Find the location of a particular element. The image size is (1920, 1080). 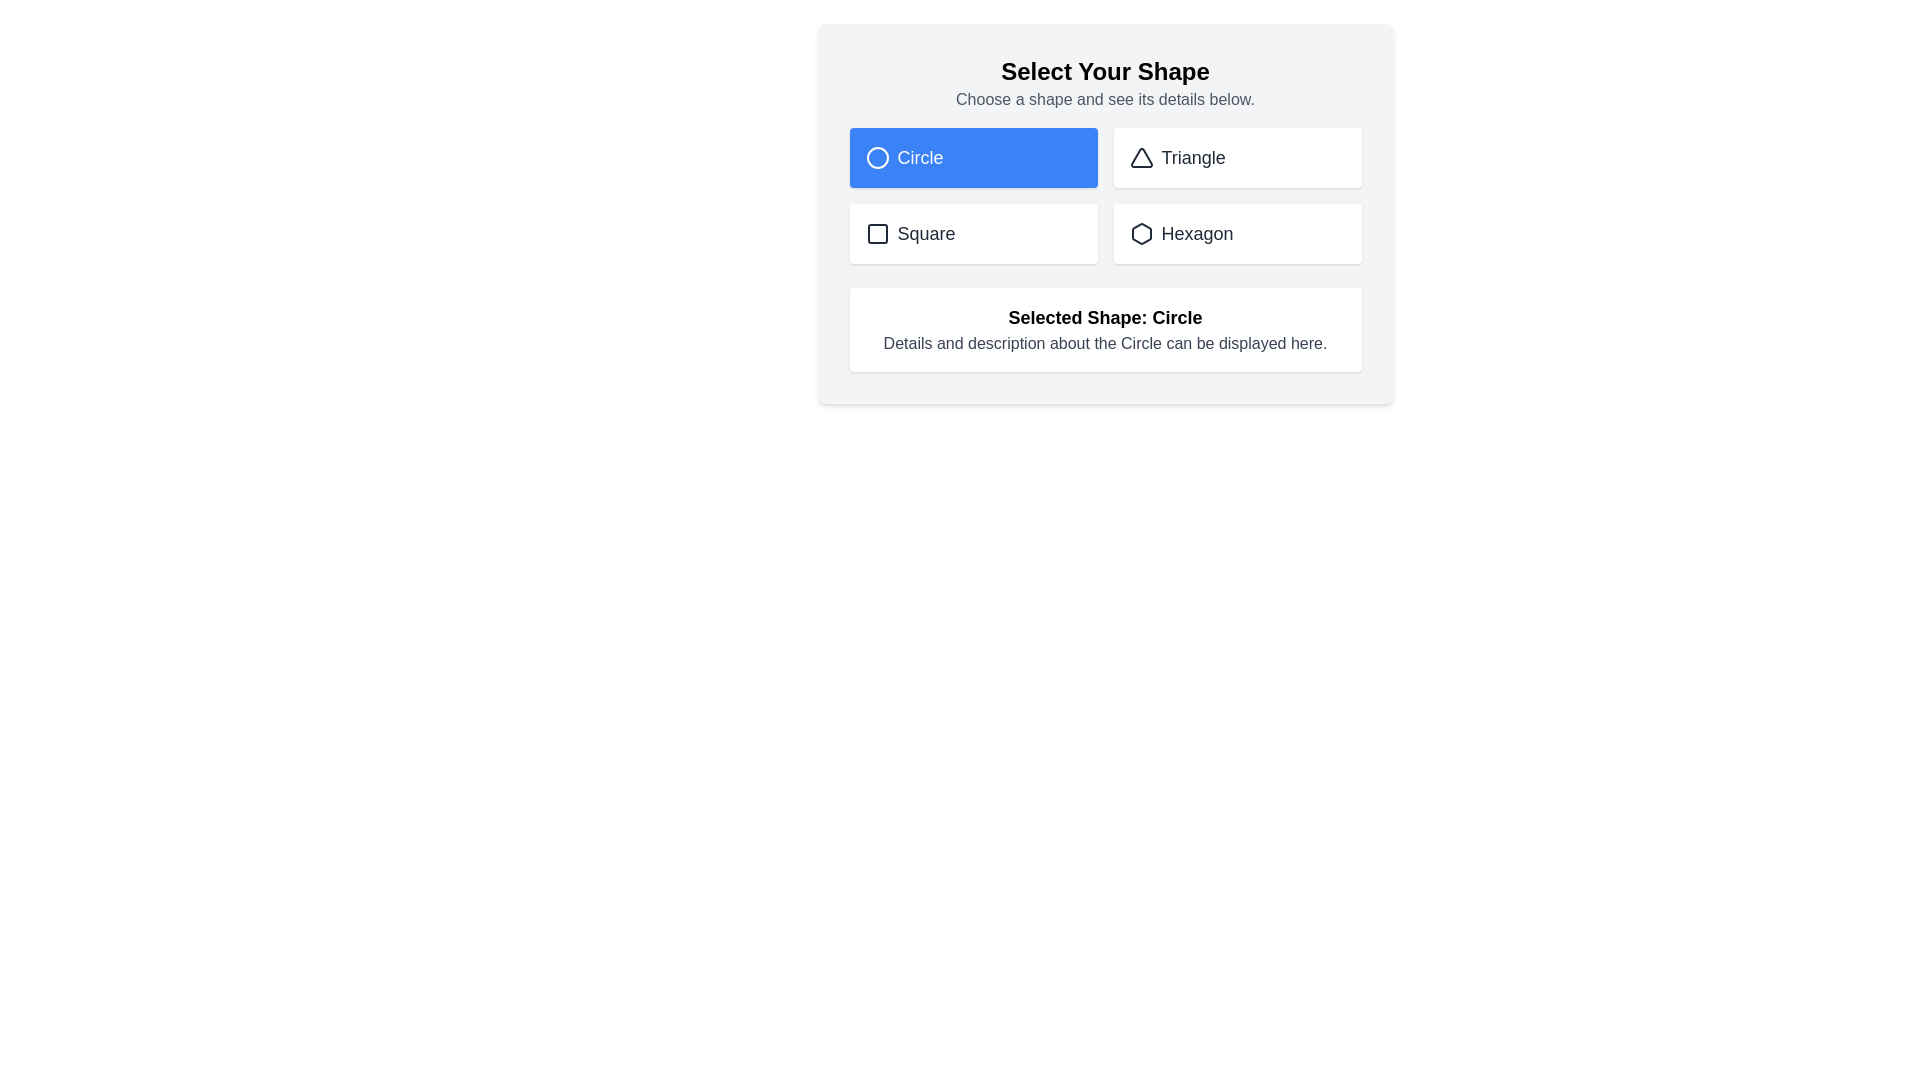

the text label that provides feedback on the currently selected shape, located centrally at the bottom of the shape selection grid is located at coordinates (1104, 316).